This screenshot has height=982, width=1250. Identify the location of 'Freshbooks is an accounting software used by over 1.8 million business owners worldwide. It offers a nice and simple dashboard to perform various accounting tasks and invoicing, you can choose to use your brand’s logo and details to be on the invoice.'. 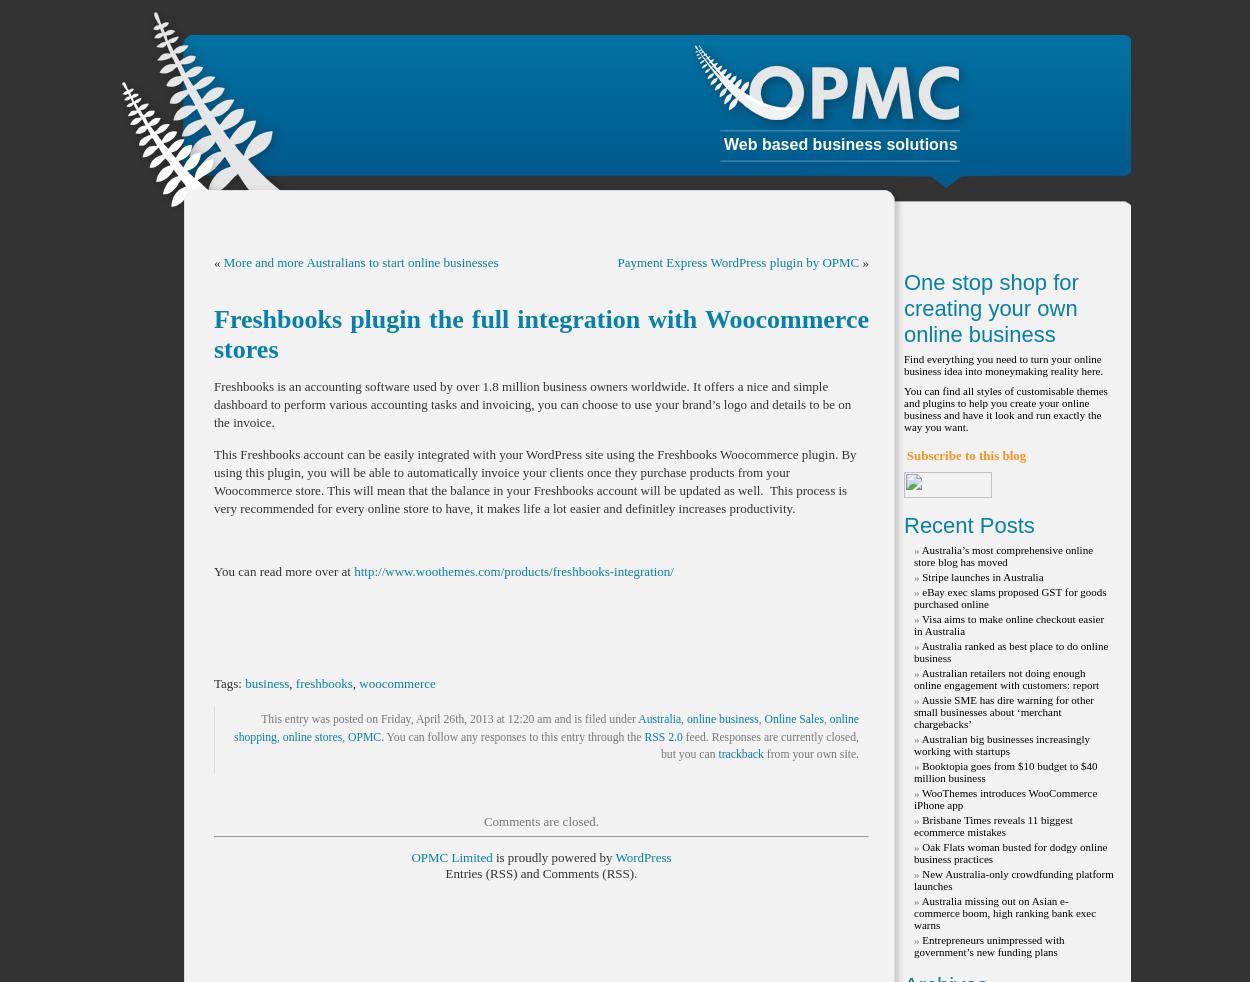
(213, 404).